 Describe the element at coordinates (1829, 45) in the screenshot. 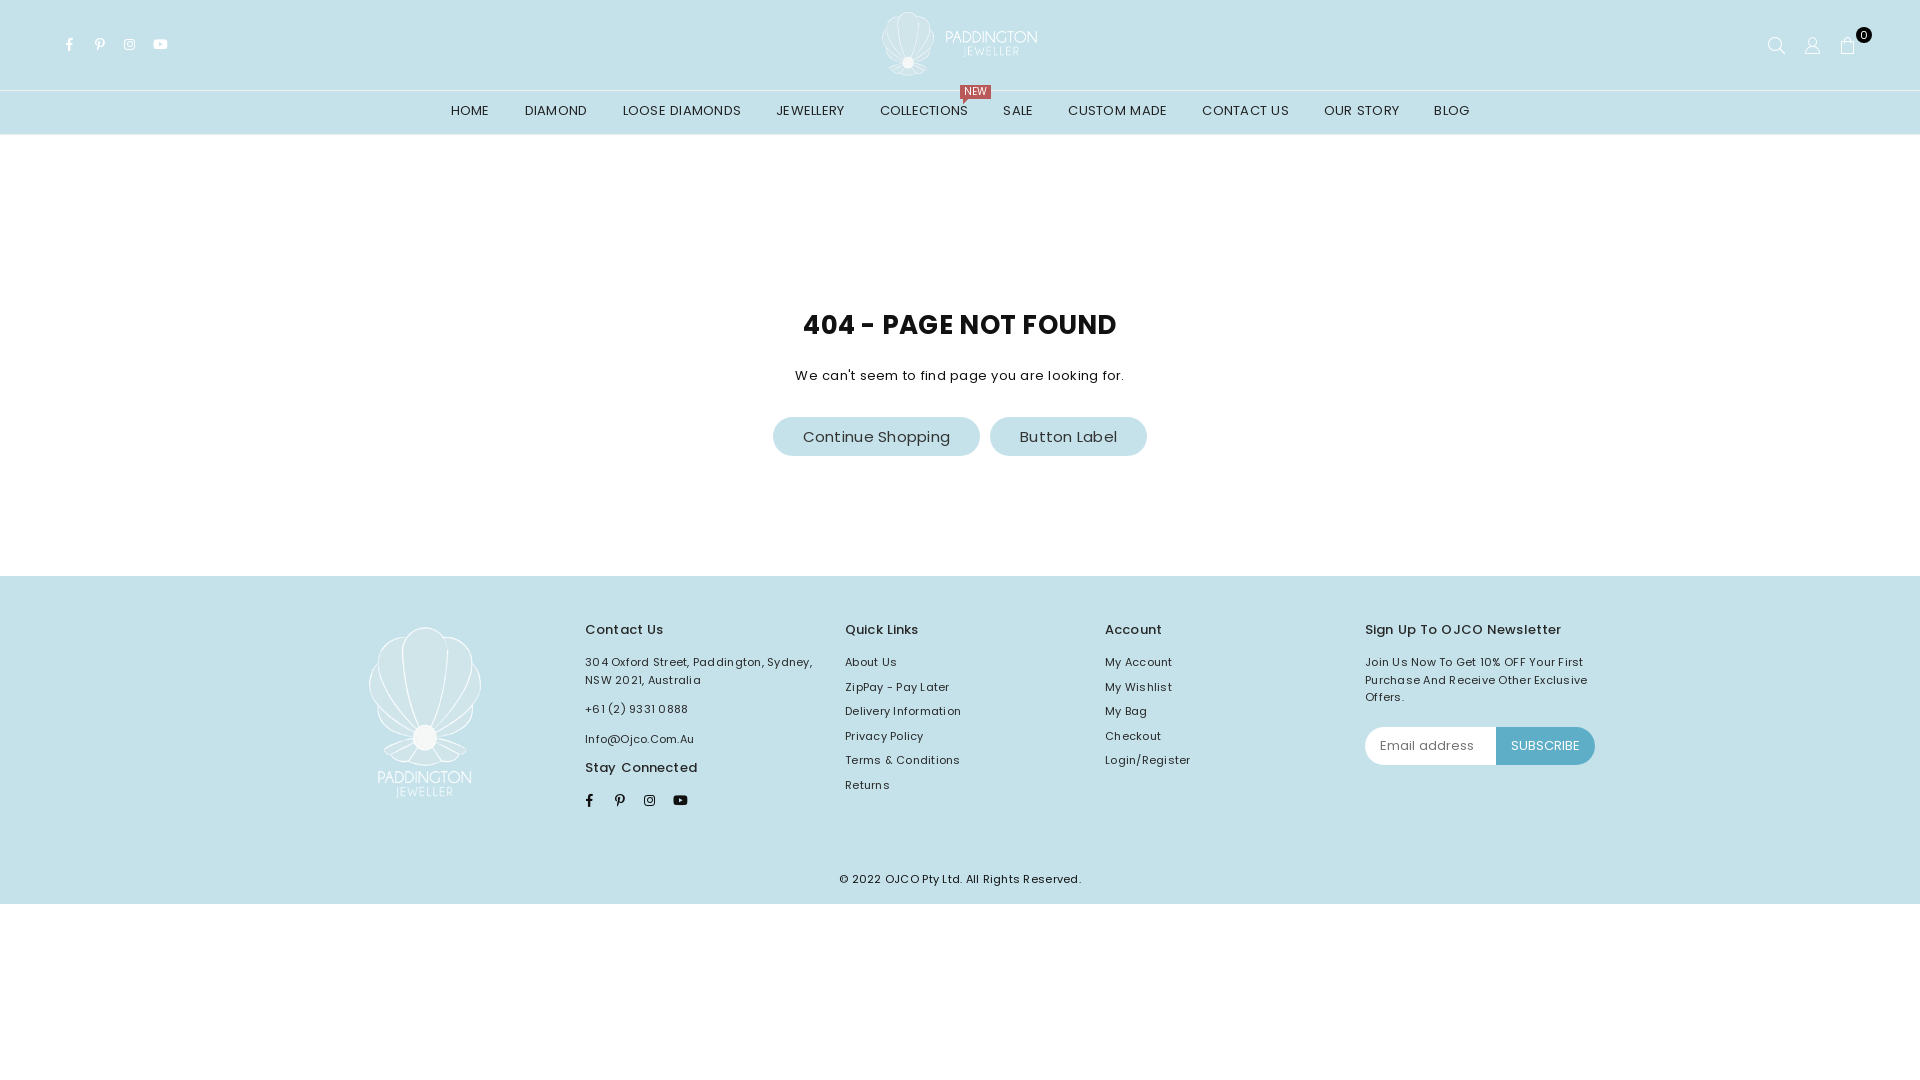

I see `'0'` at that location.